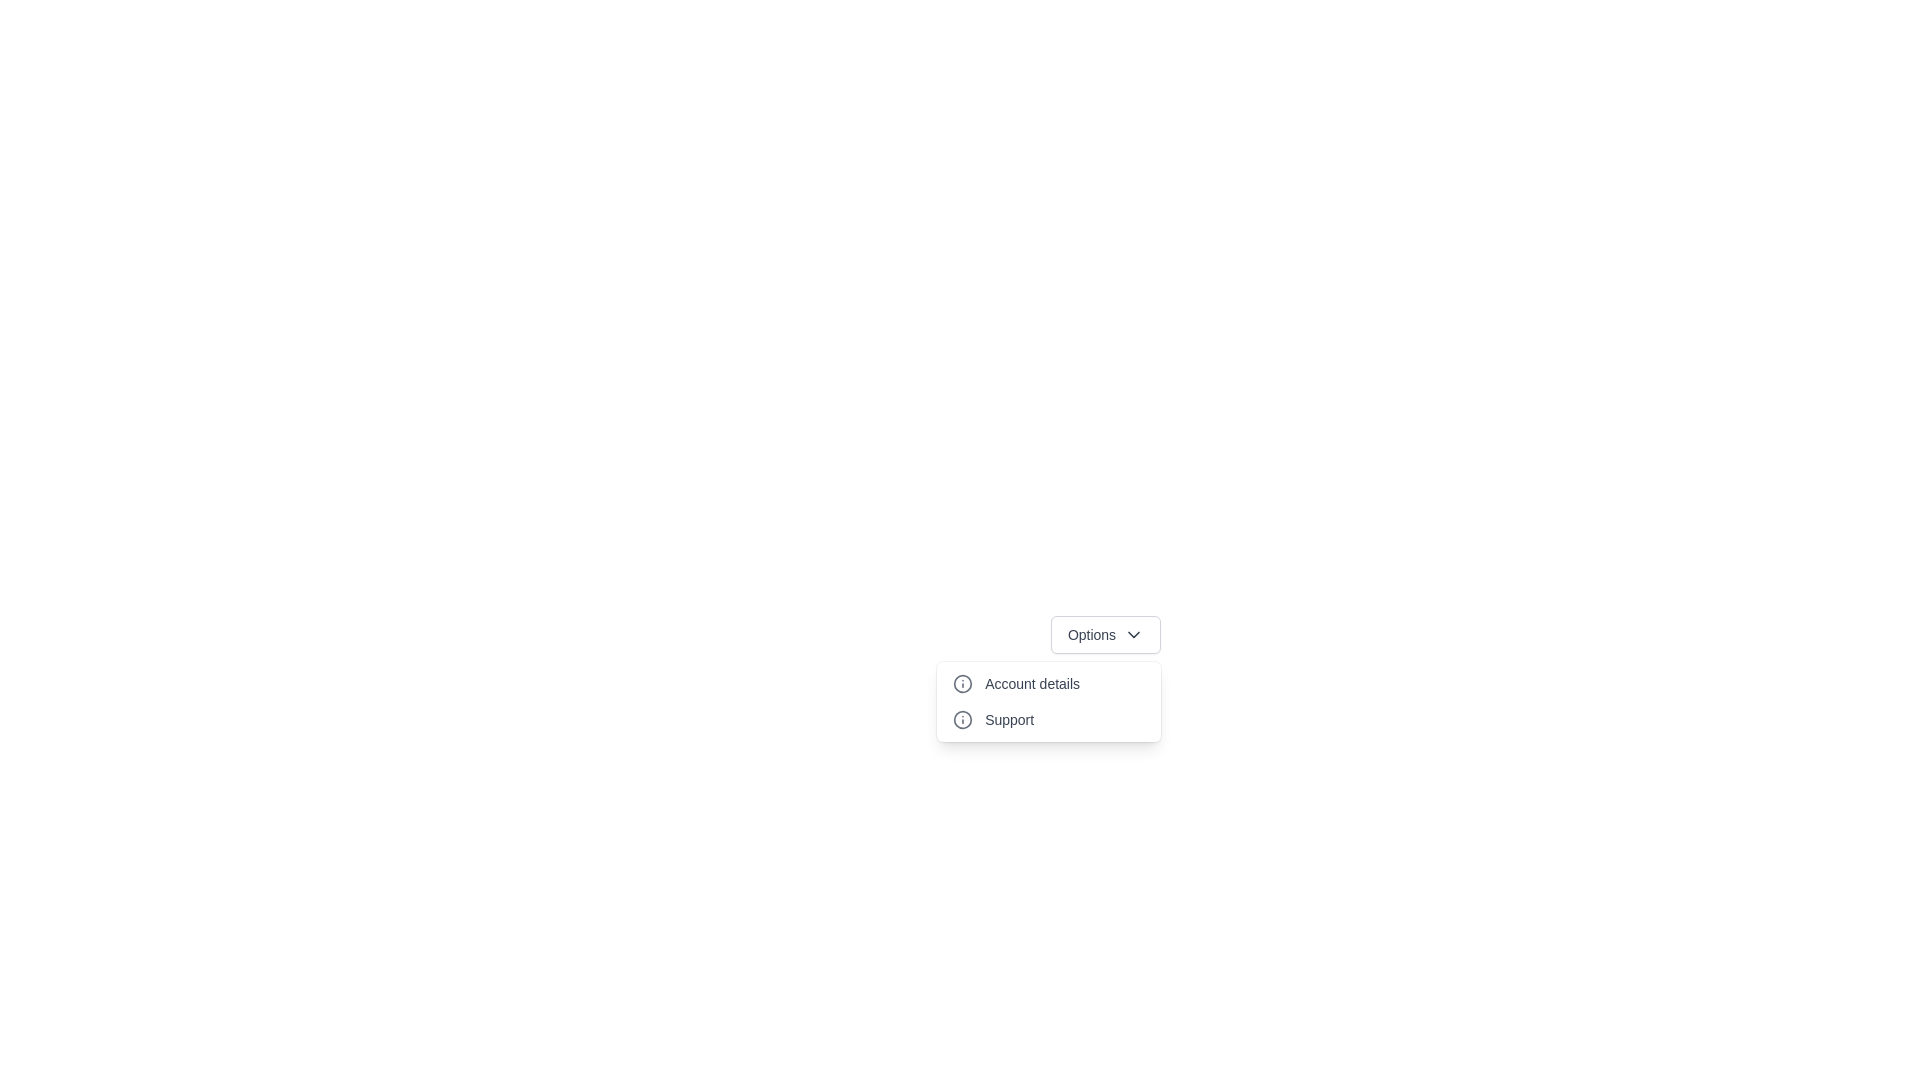  I want to click on the 'Account details' menu item, so click(1048, 682).